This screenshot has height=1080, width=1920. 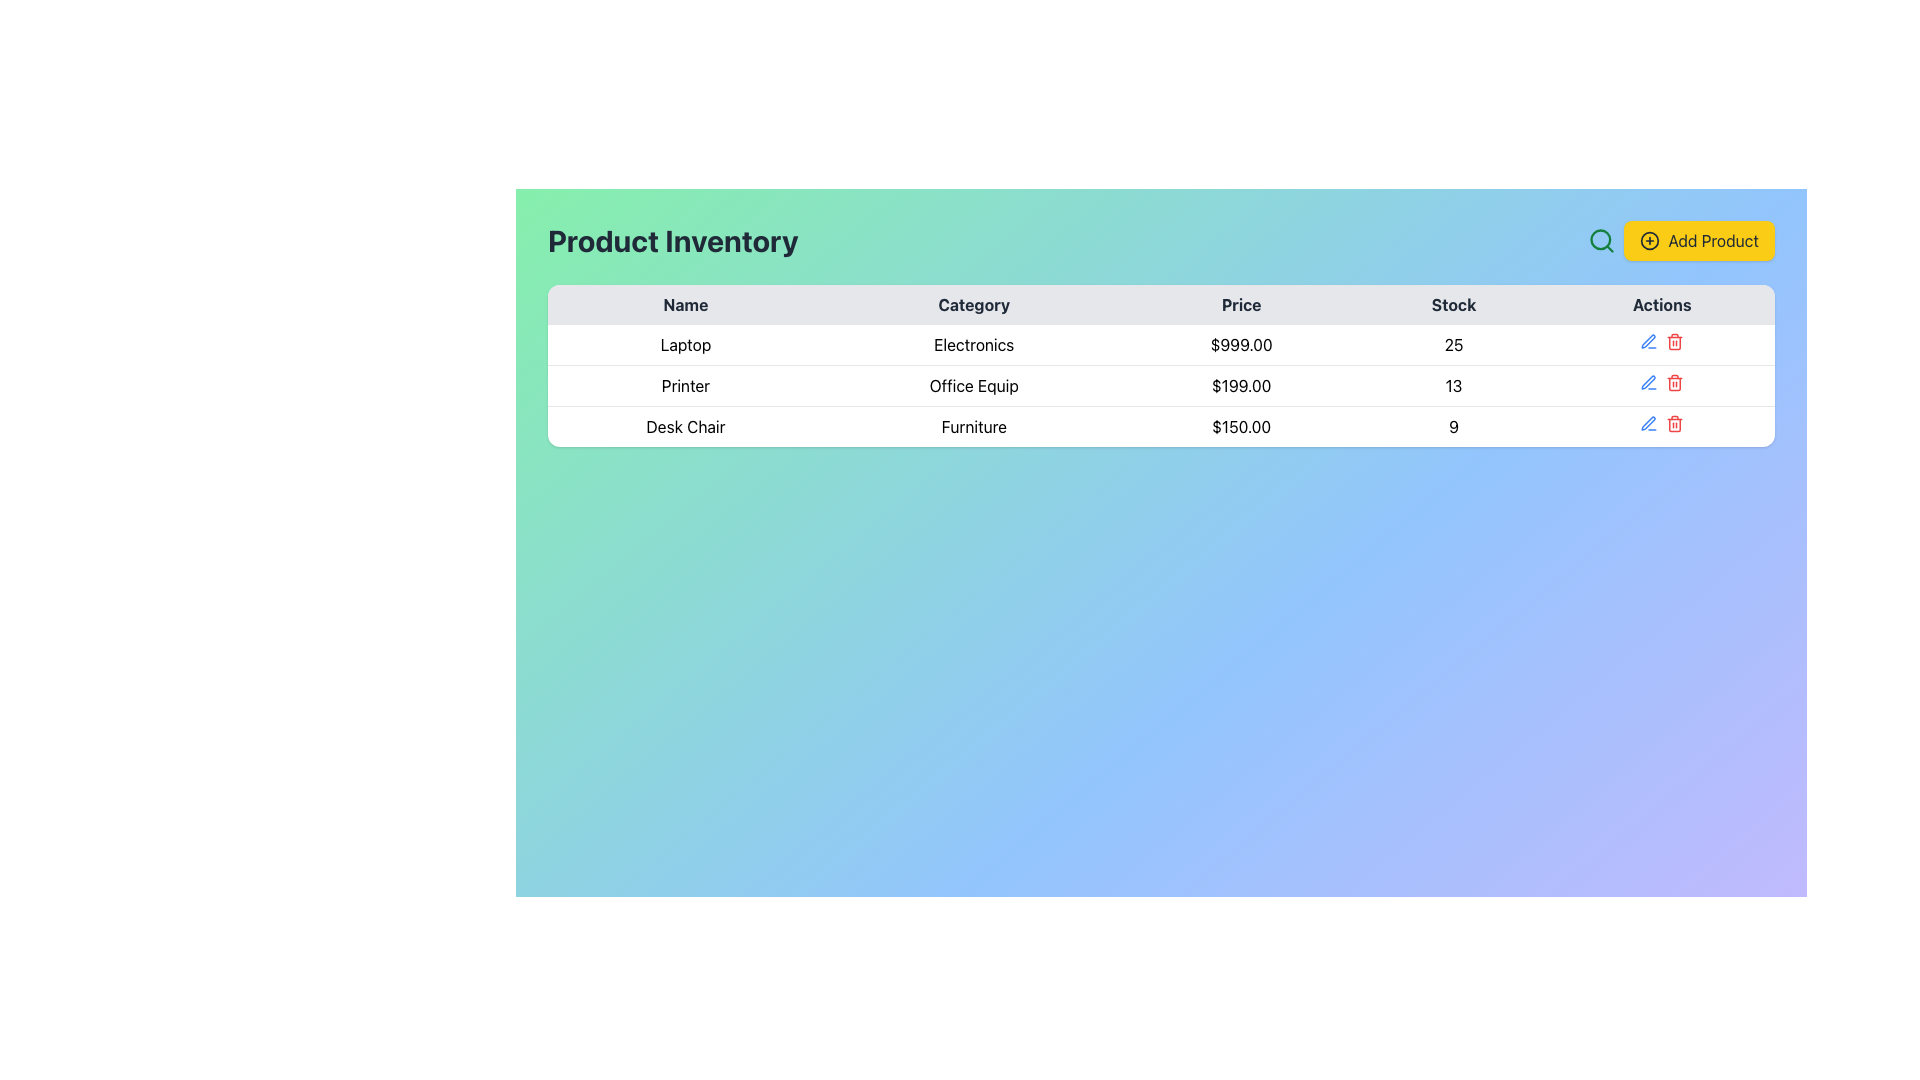 What do you see at coordinates (1650, 239) in the screenshot?
I see `the black circular icon with a plus sign located to the left of the 'Add Product' button in the header section` at bounding box center [1650, 239].